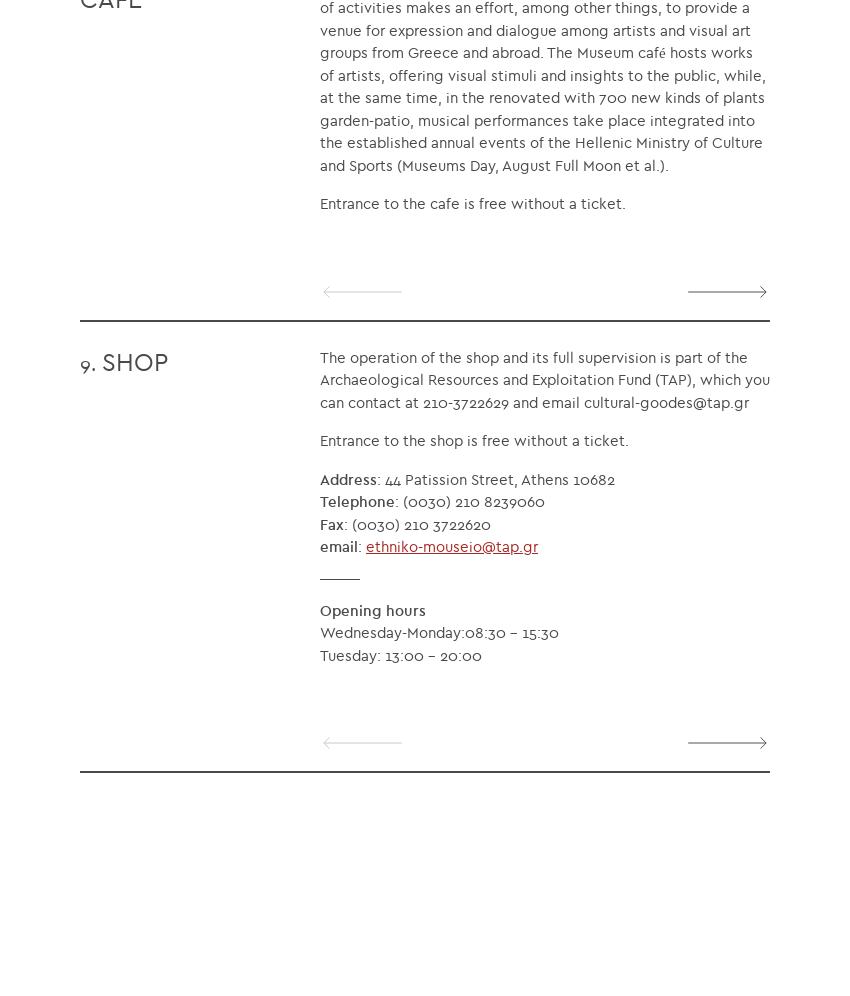  Describe the element at coordinates (338, 545) in the screenshot. I see `'email'` at that location.